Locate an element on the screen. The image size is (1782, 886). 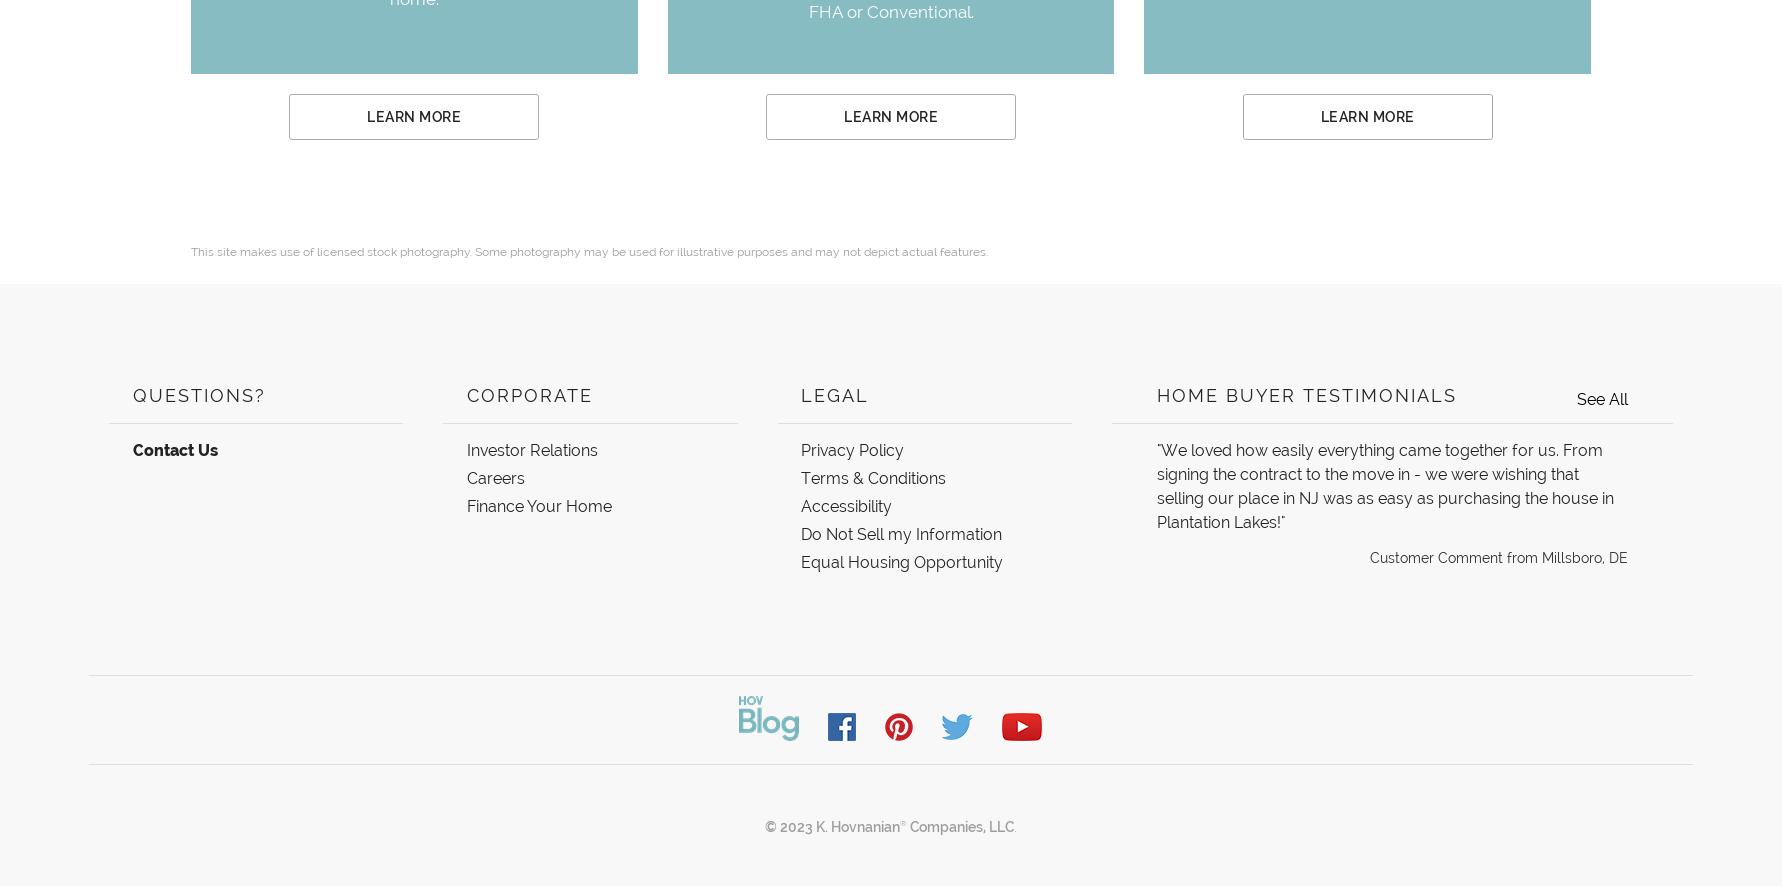
'See All' is located at coordinates (1601, 399).